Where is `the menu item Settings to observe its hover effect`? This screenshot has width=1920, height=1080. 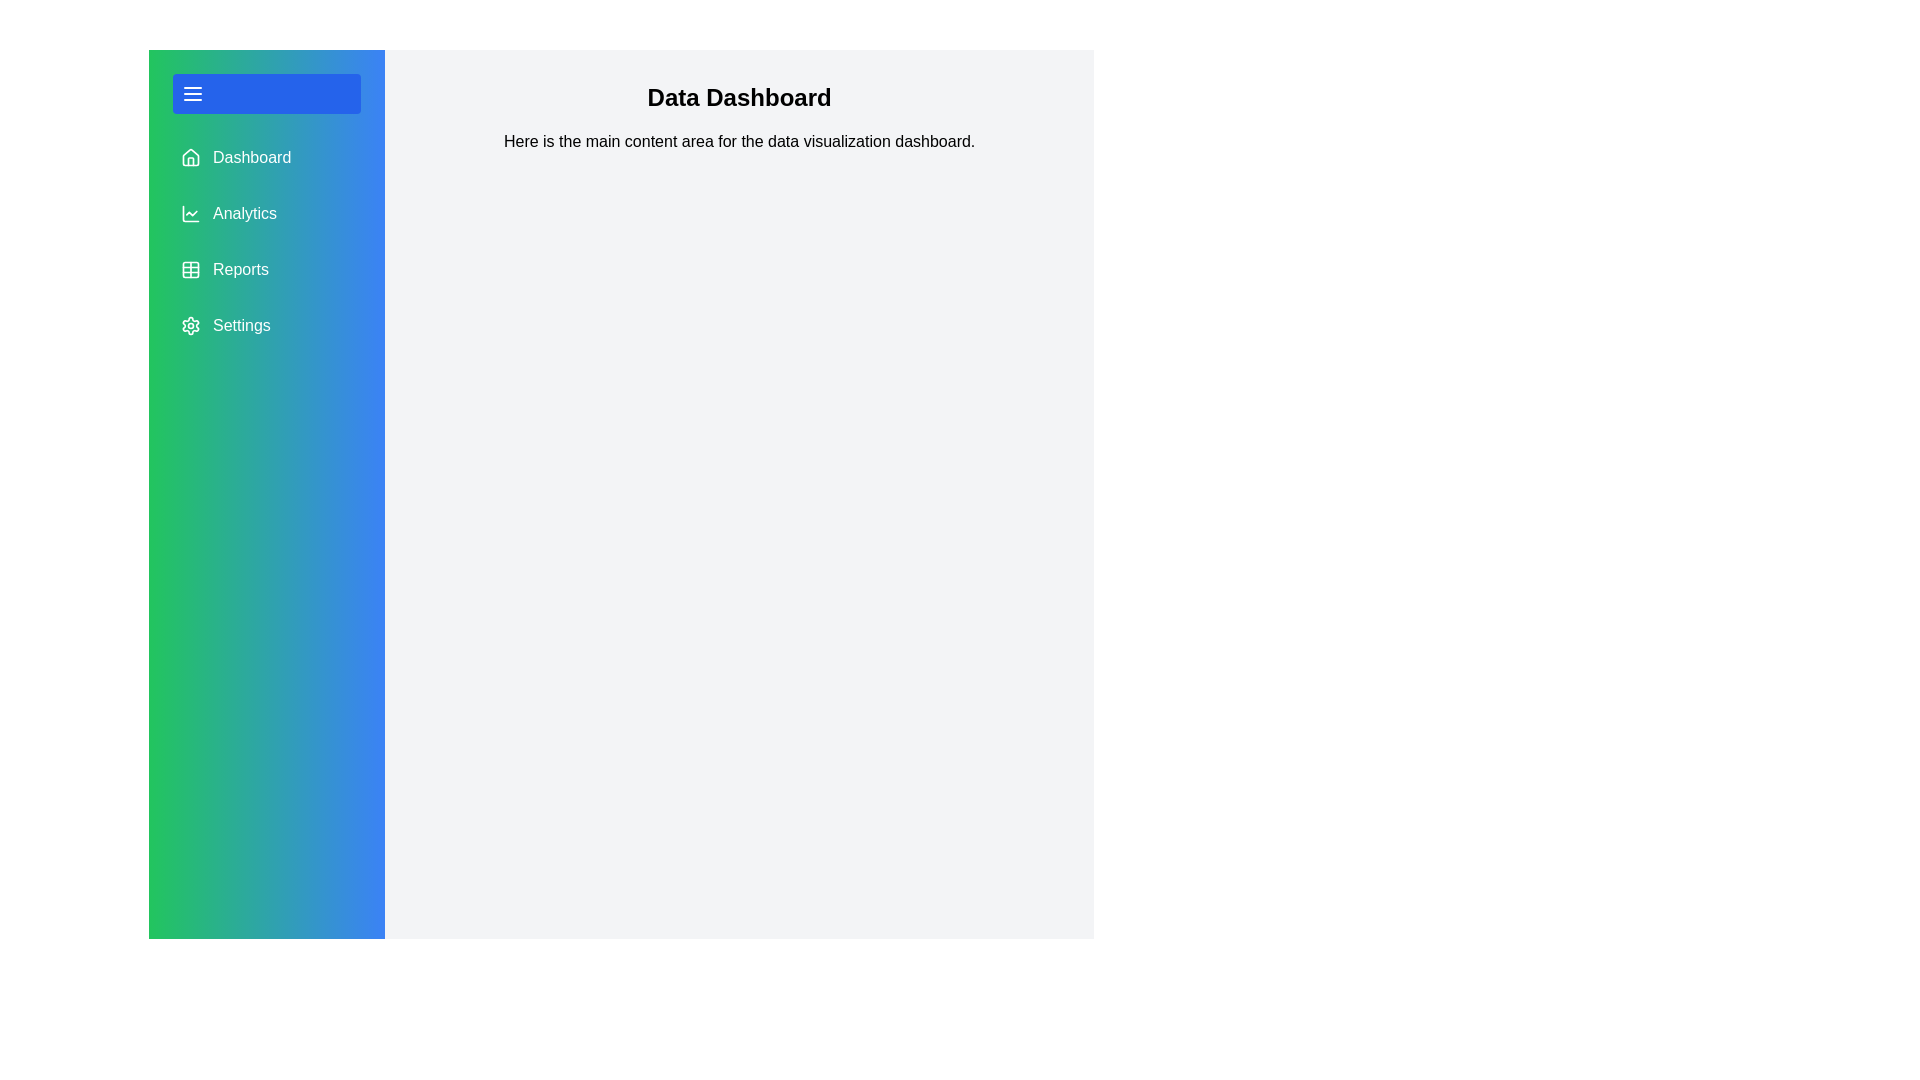
the menu item Settings to observe its hover effect is located at coordinates (266, 325).